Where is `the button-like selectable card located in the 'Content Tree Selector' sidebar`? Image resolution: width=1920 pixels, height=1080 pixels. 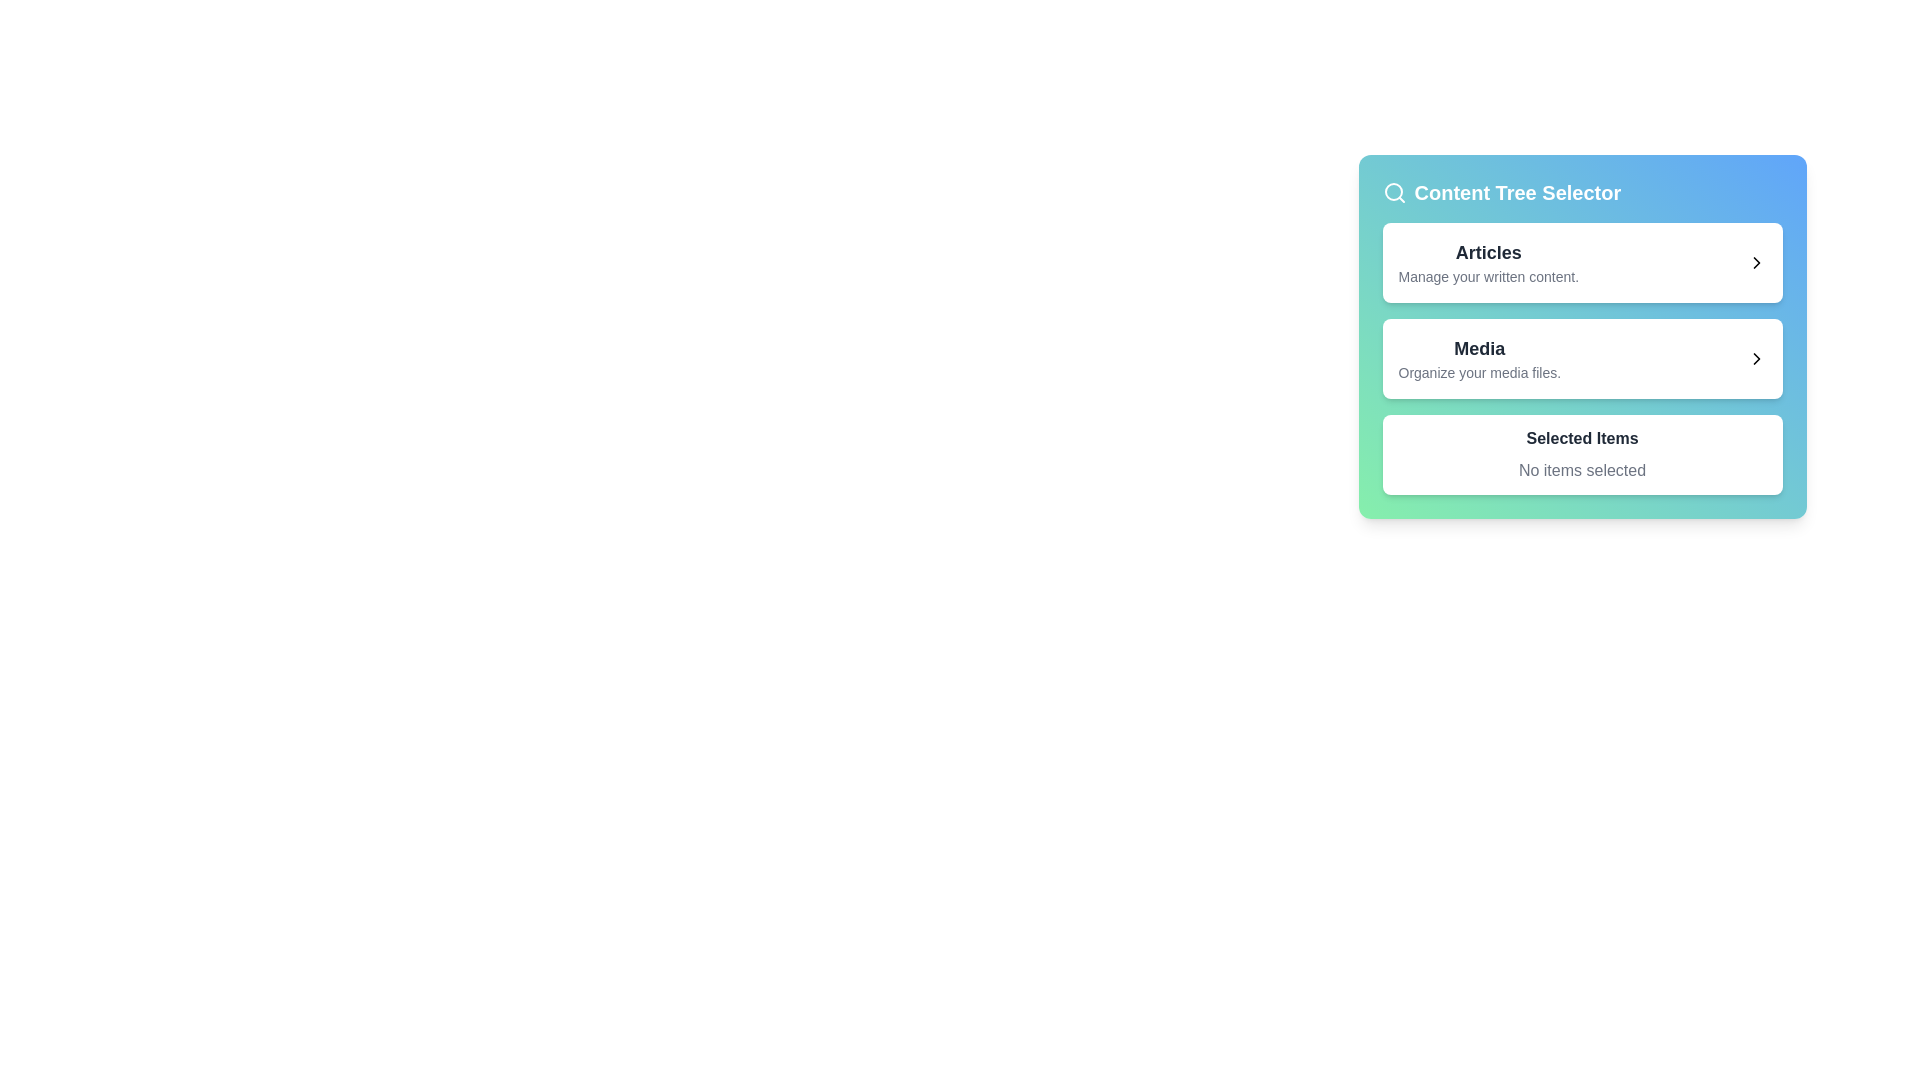 the button-like selectable card located in the 'Content Tree Selector' sidebar is located at coordinates (1581, 357).